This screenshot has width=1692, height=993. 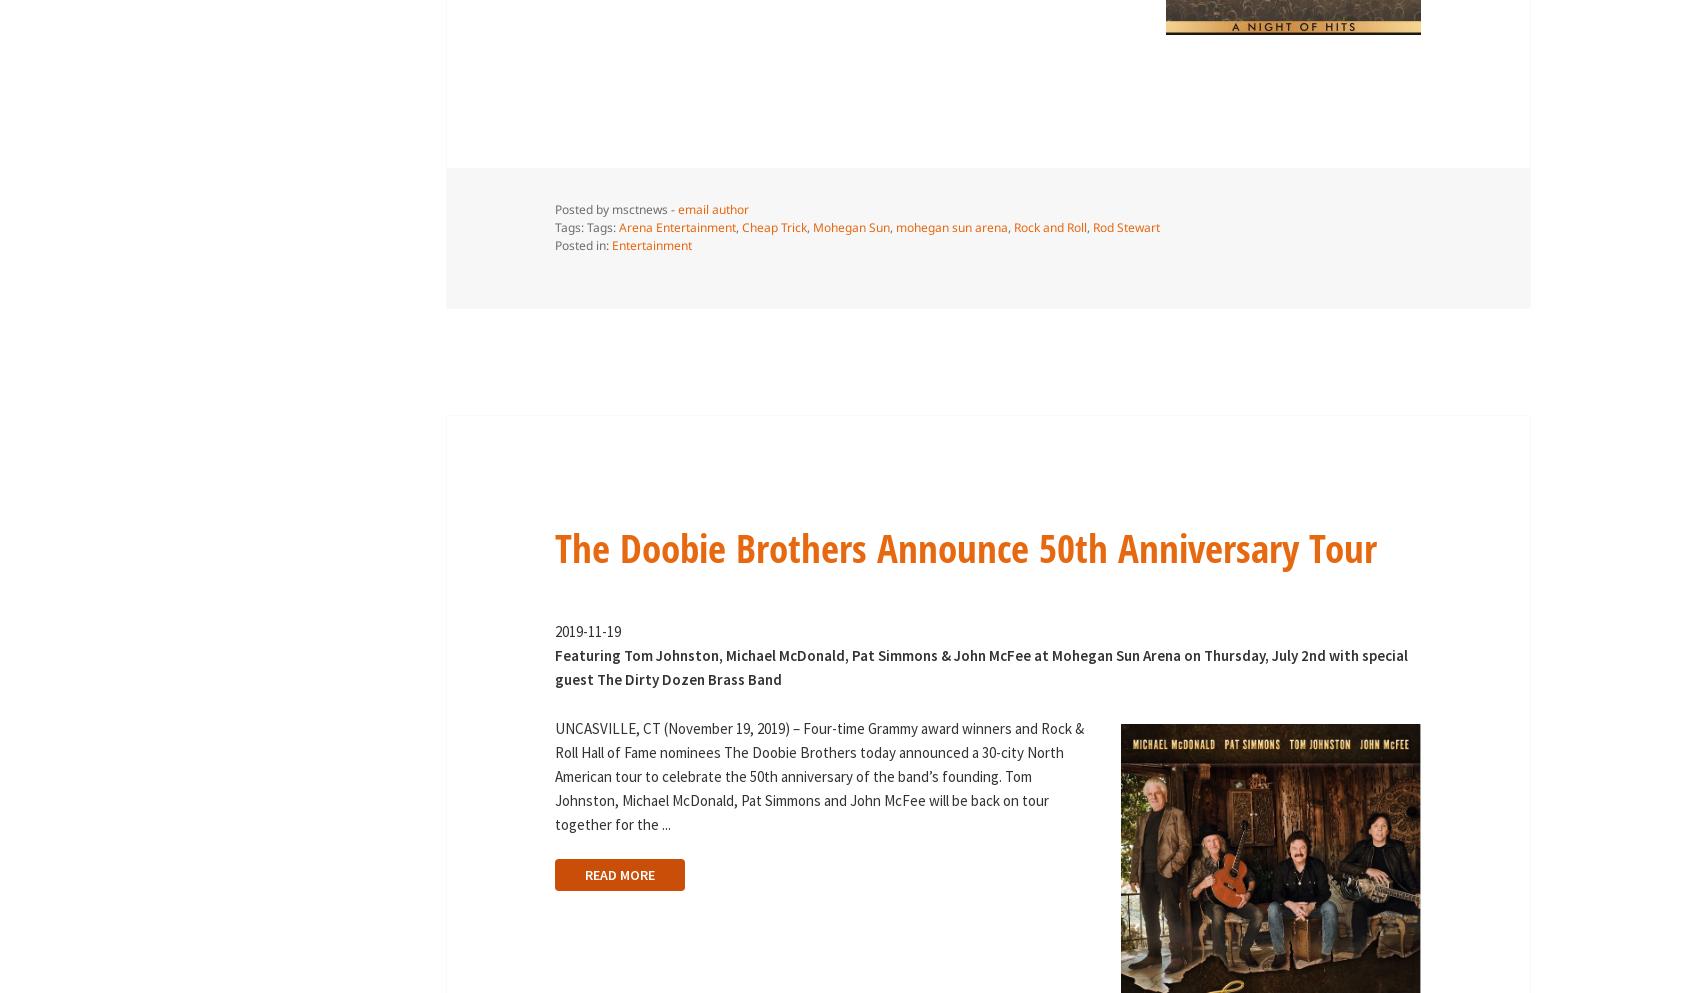 What do you see at coordinates (1125, 226) in the screenshot?
I see `'Rod Stewart'` at bounding box center [1125, 226].